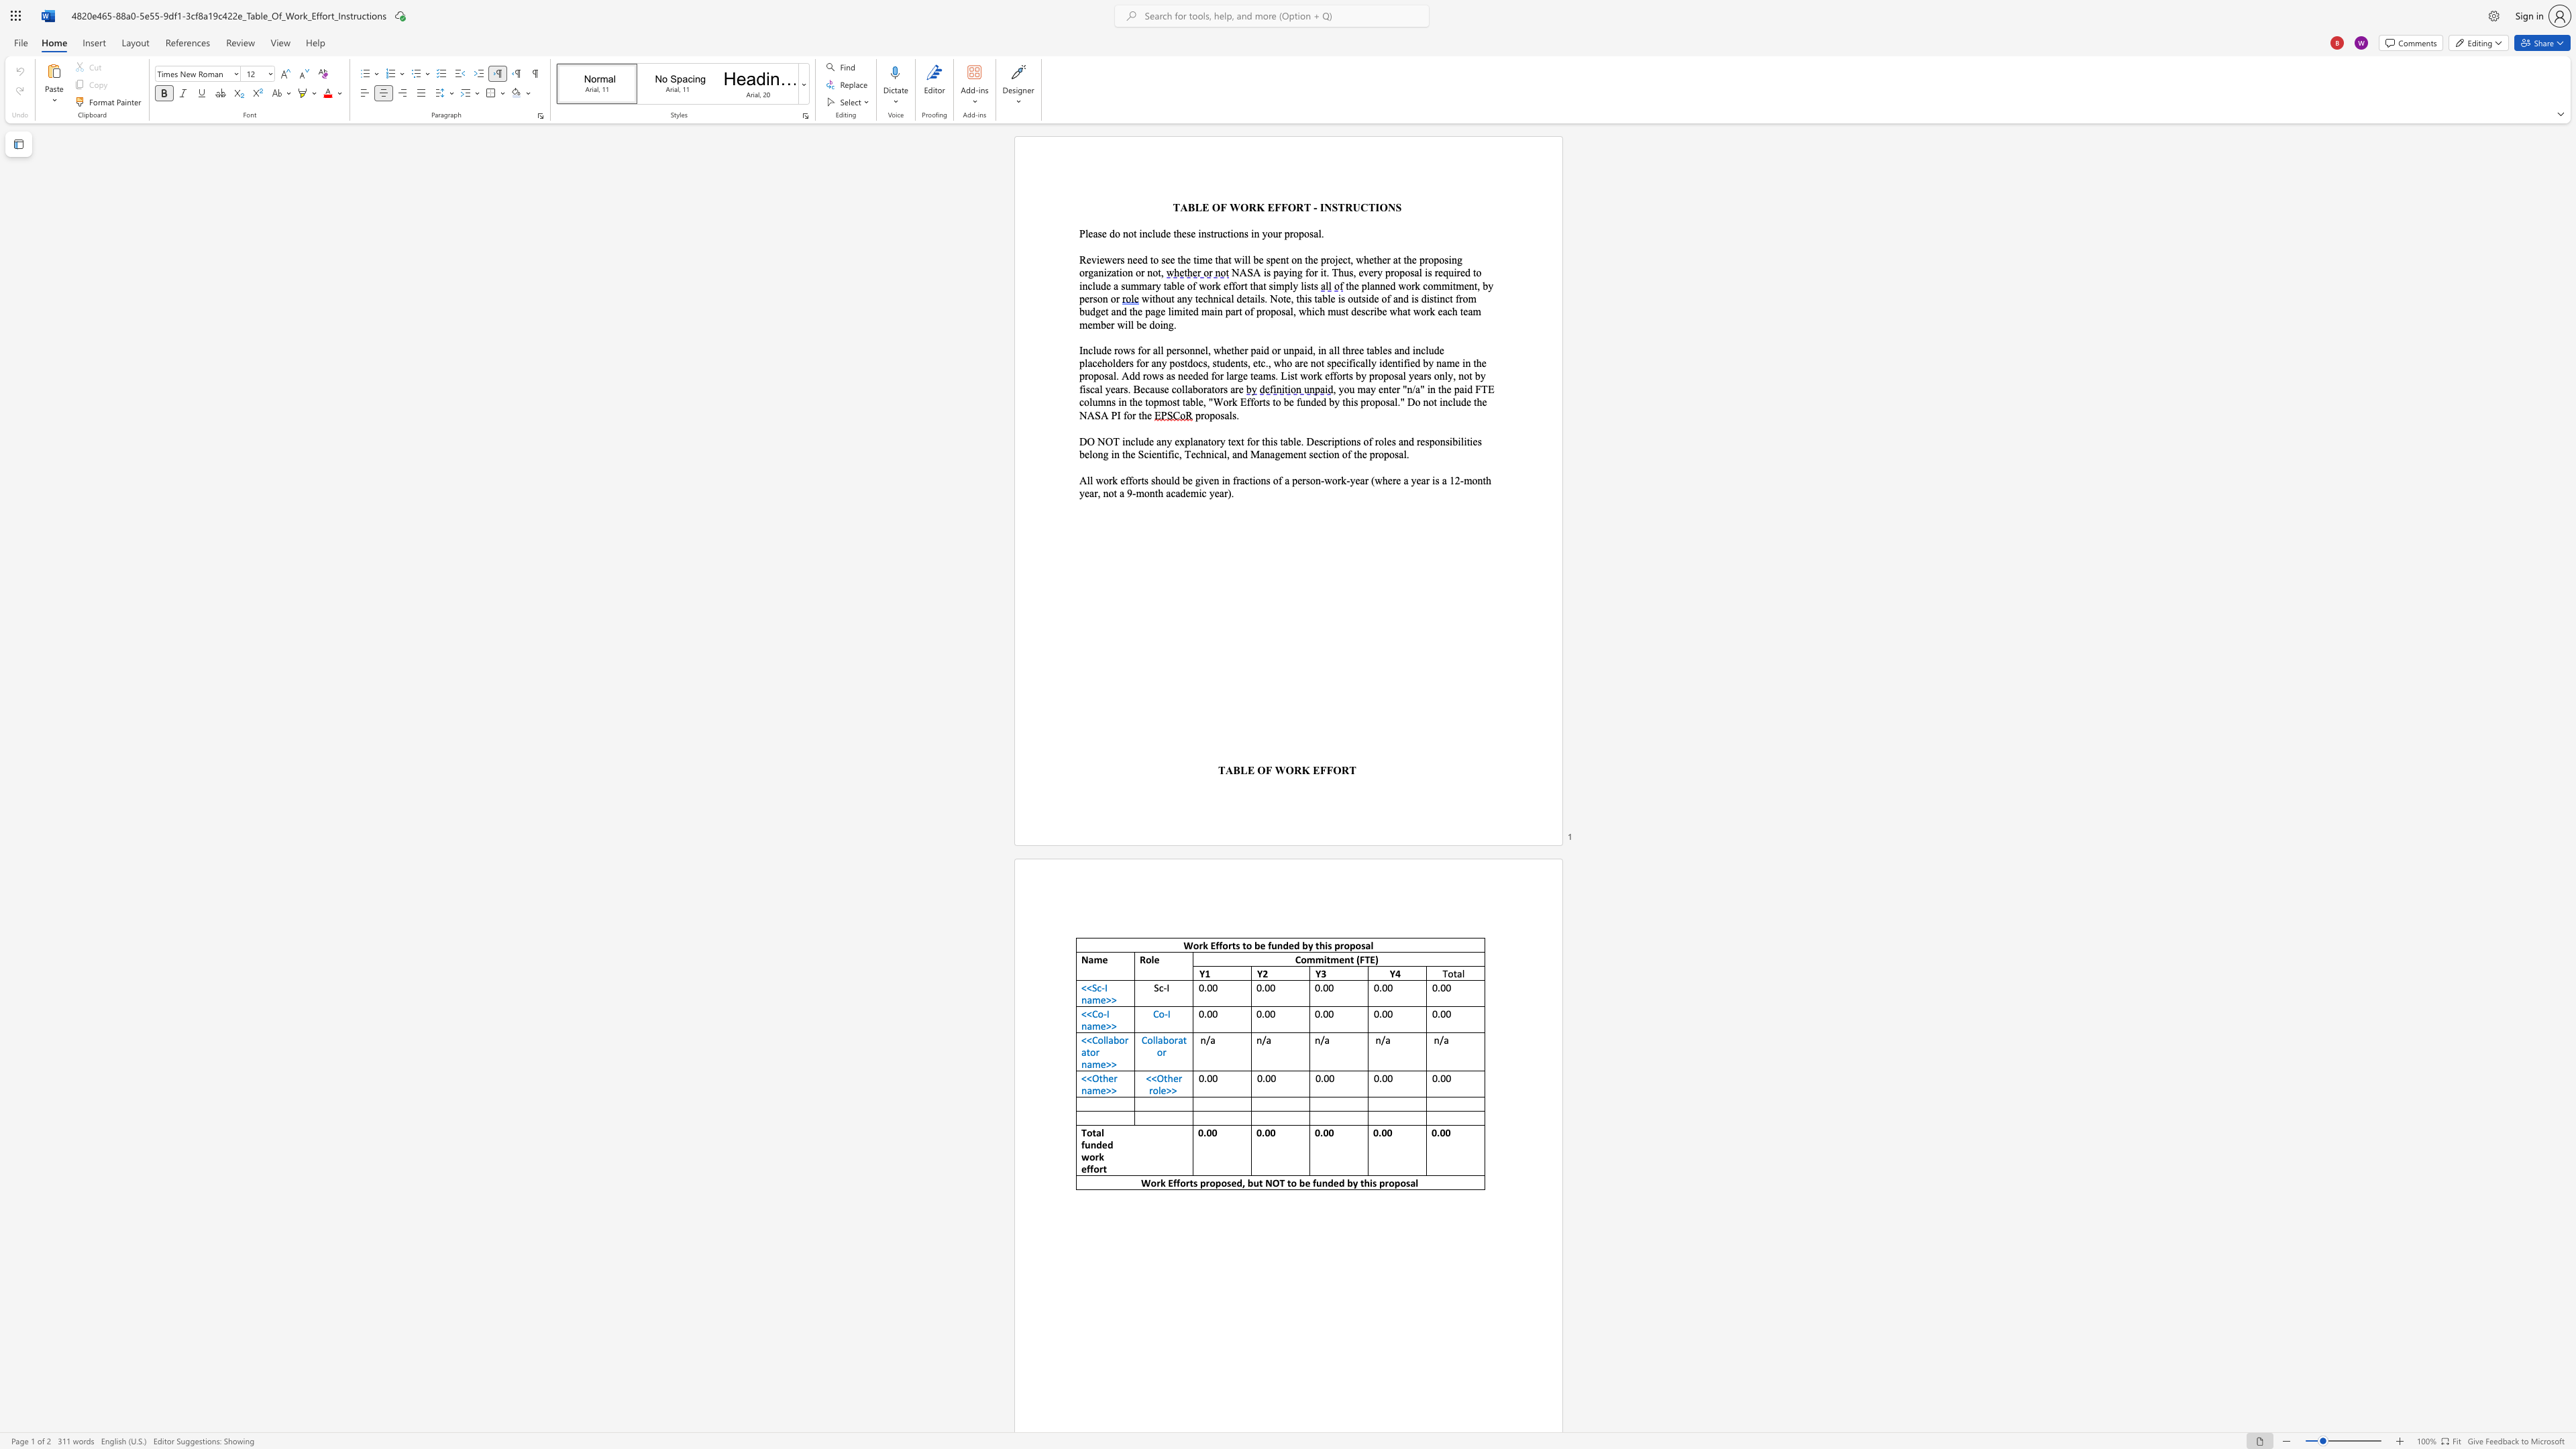  I want to click on the subset text "xt for this table. Desc" within the text "DO NOT include any explanatory text for this table. Descriptions of roles and responsibilities belong in the Scientific, Technical, and Management section of the proposal.", so click(1234, 440).